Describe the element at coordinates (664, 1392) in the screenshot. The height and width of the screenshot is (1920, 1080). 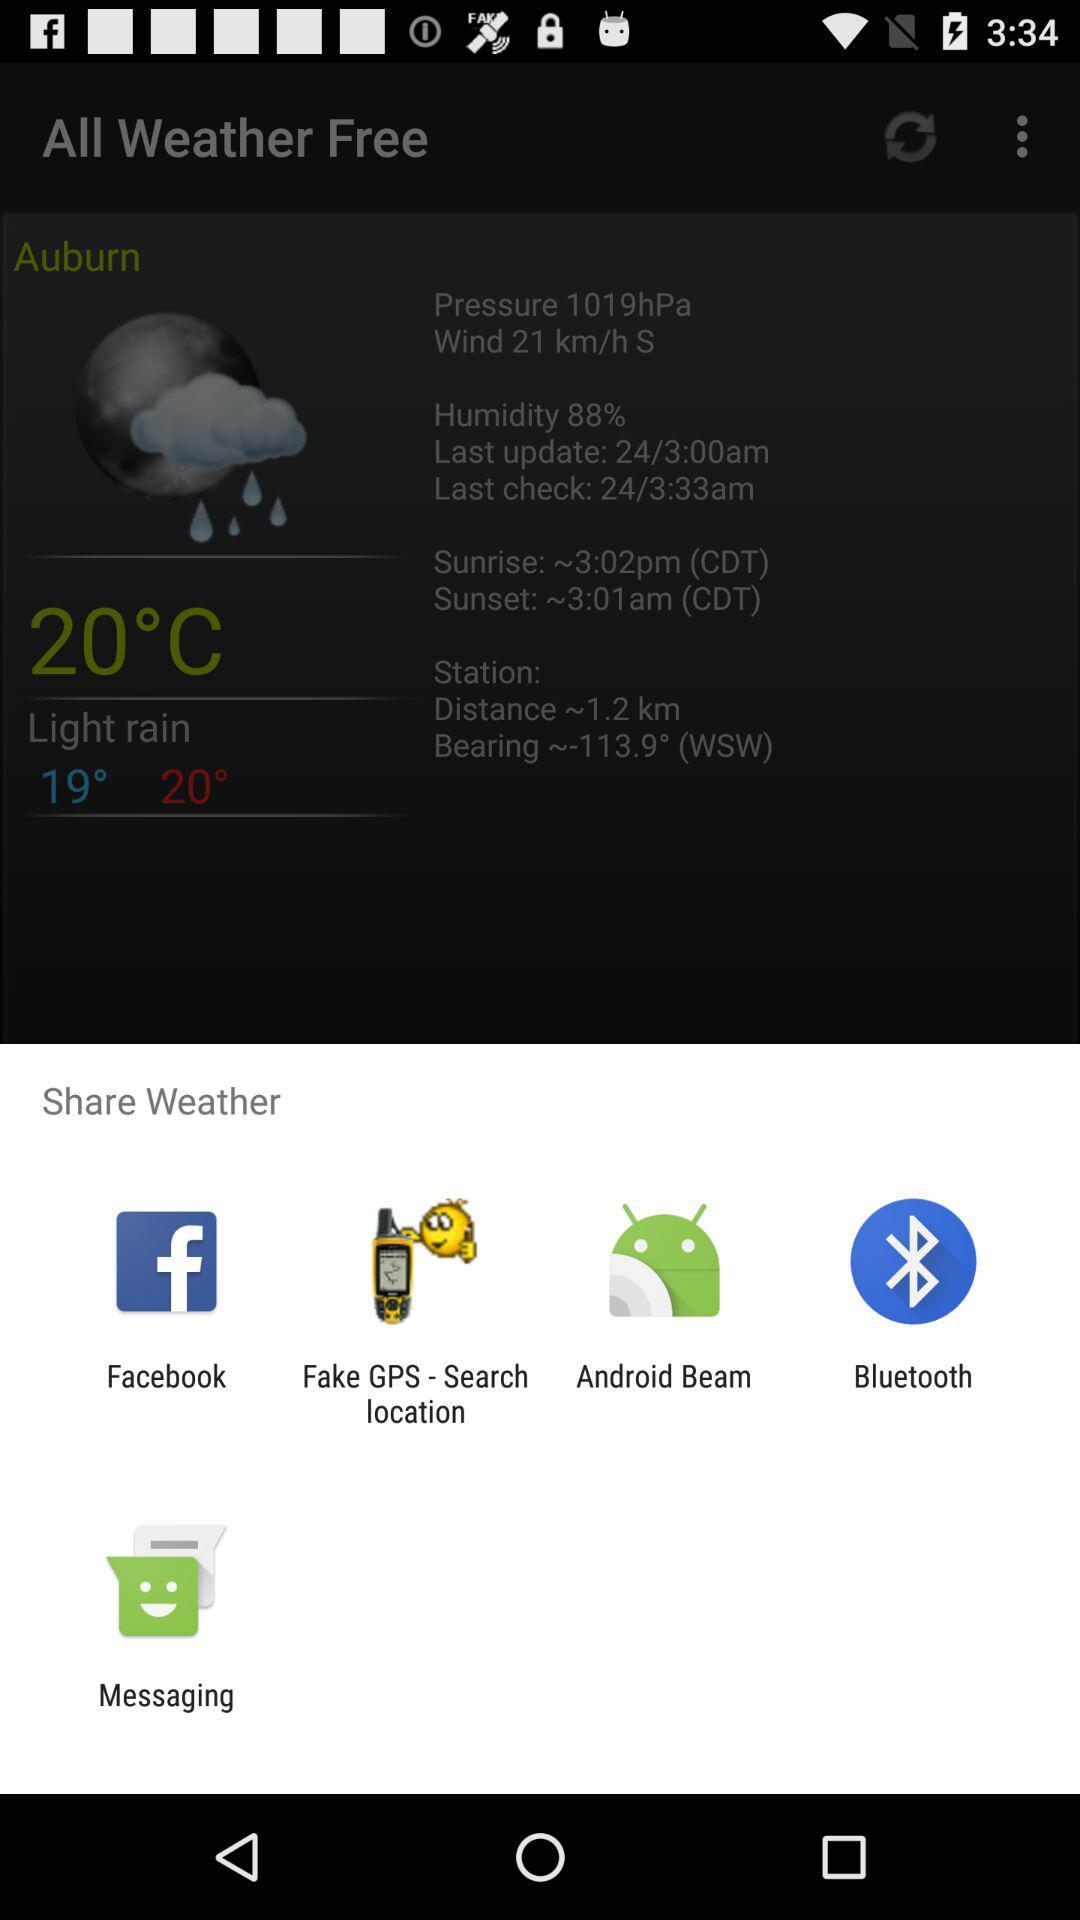
I see `app to the left of bluetooth icon` at that location.